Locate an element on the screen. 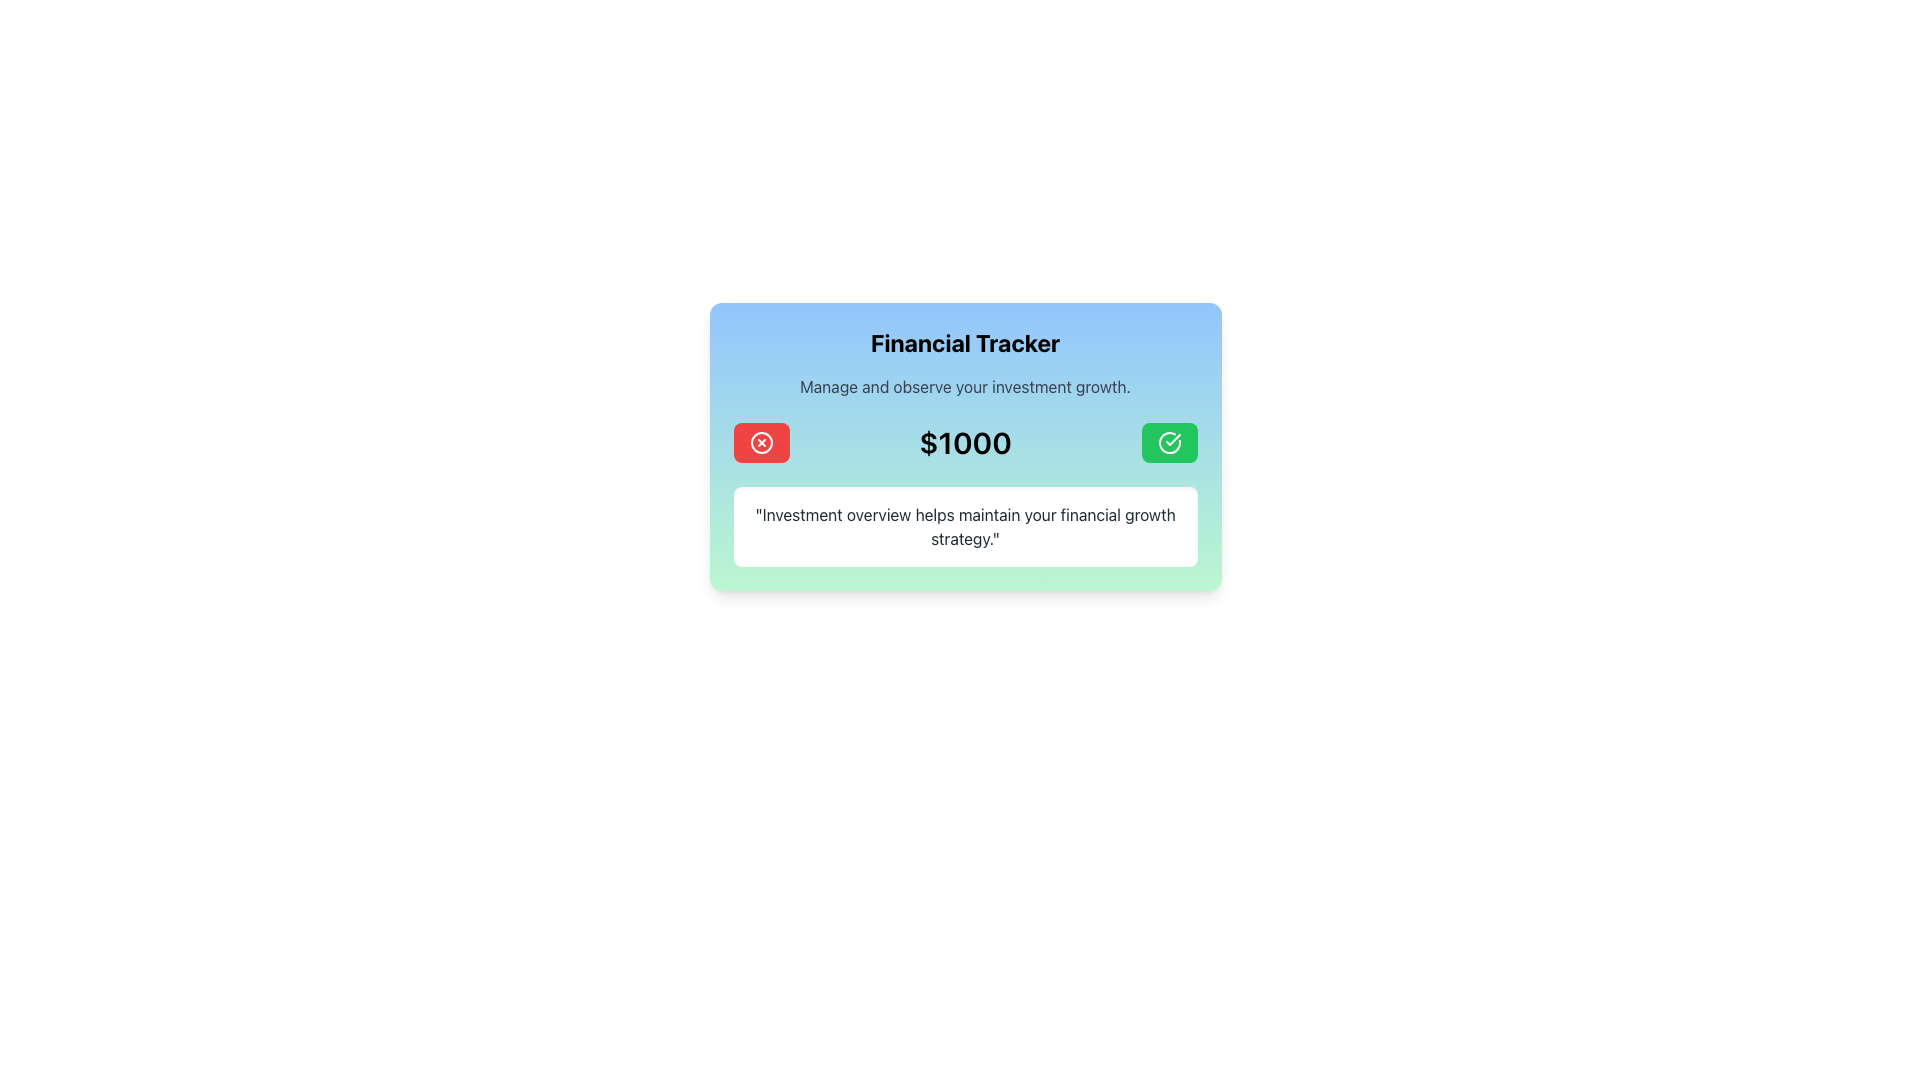 The width and height of the screenshot is (1920, 1080). the status representation by focusing on the circular icon featuring a checkmark with a green background, located at the bottom right of the card component is located at coordinates (1169, 442).